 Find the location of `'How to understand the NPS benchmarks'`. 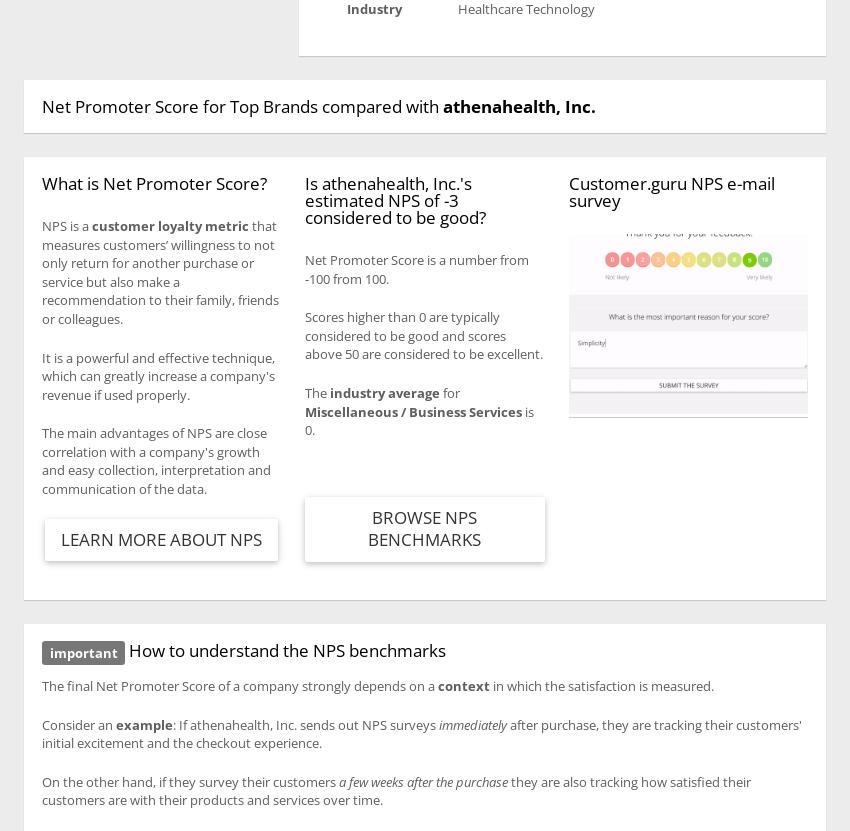

'How to understand the NPS benchmarks' is located at coordinates (284, 650).